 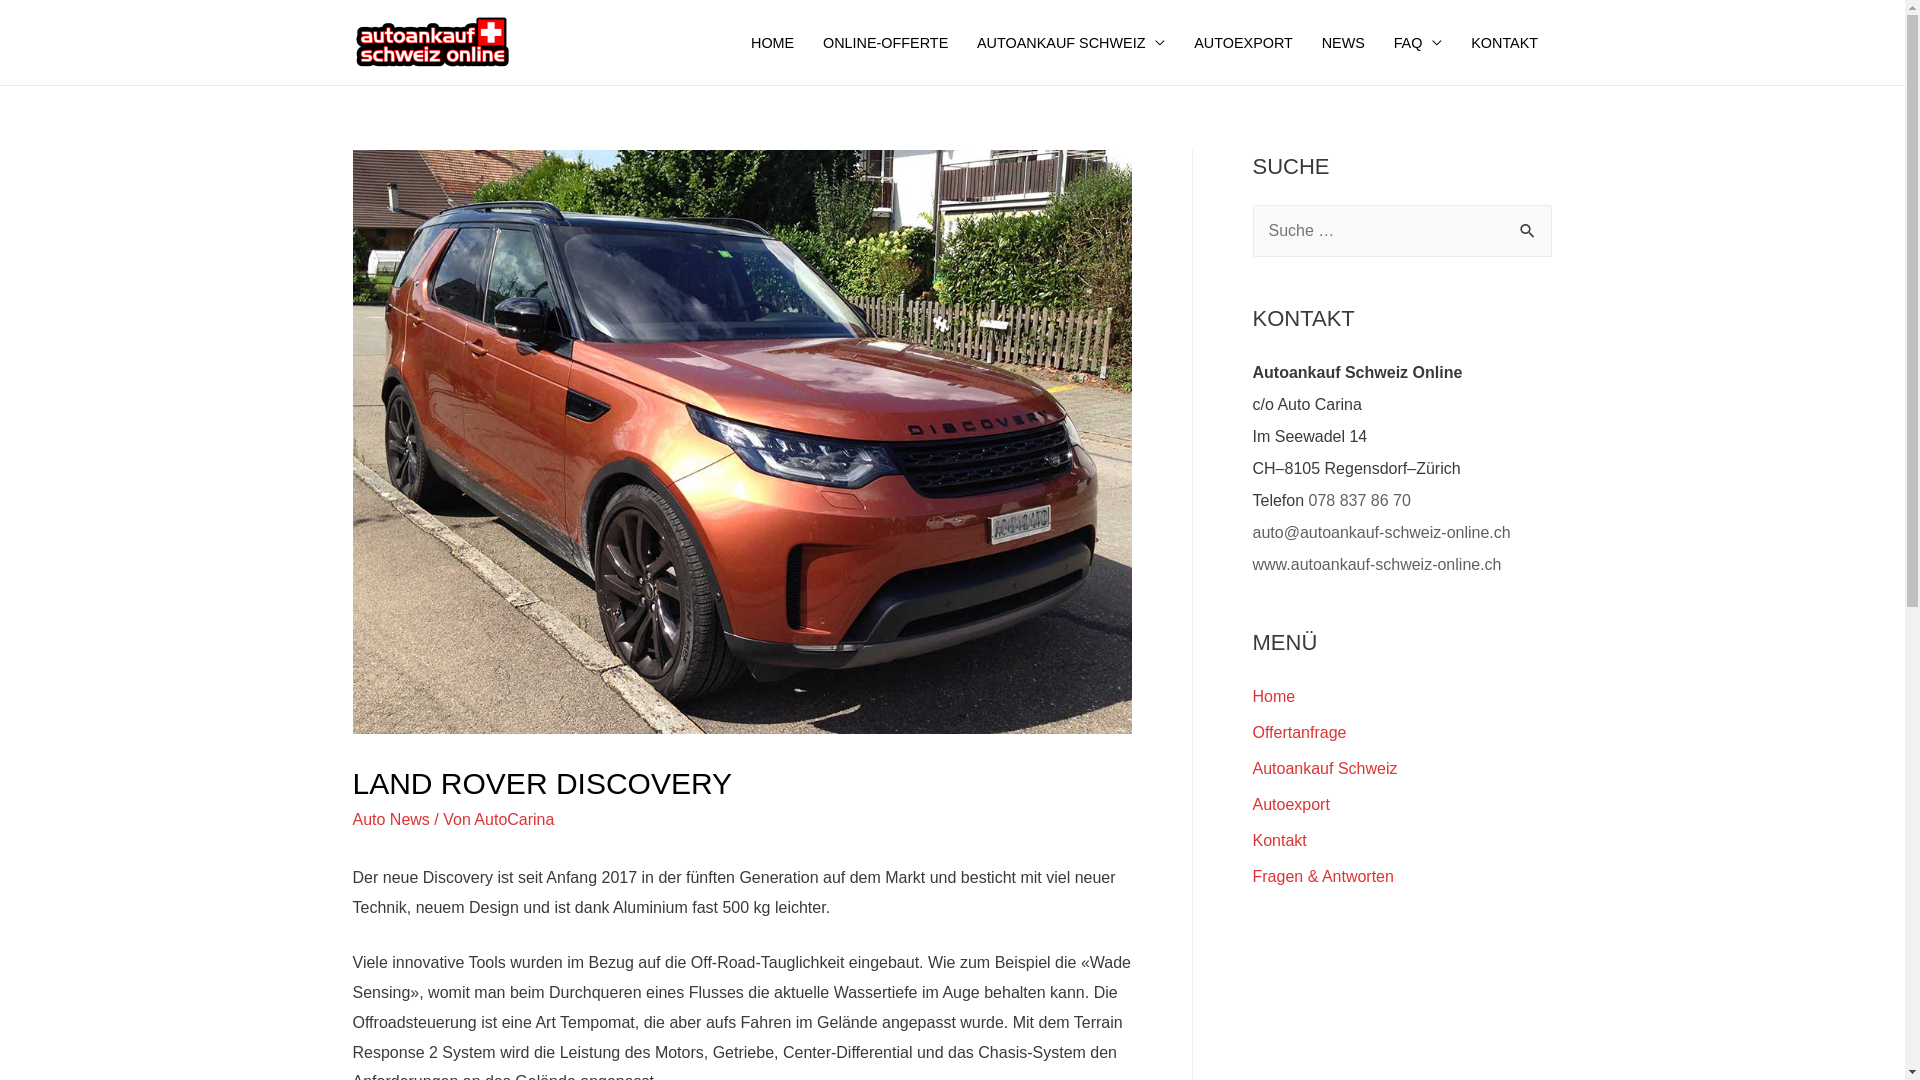 What do you see at coordinates (390, 819) in the screenshot?
I see `'Auto News'` at bounding box center [390, 819].